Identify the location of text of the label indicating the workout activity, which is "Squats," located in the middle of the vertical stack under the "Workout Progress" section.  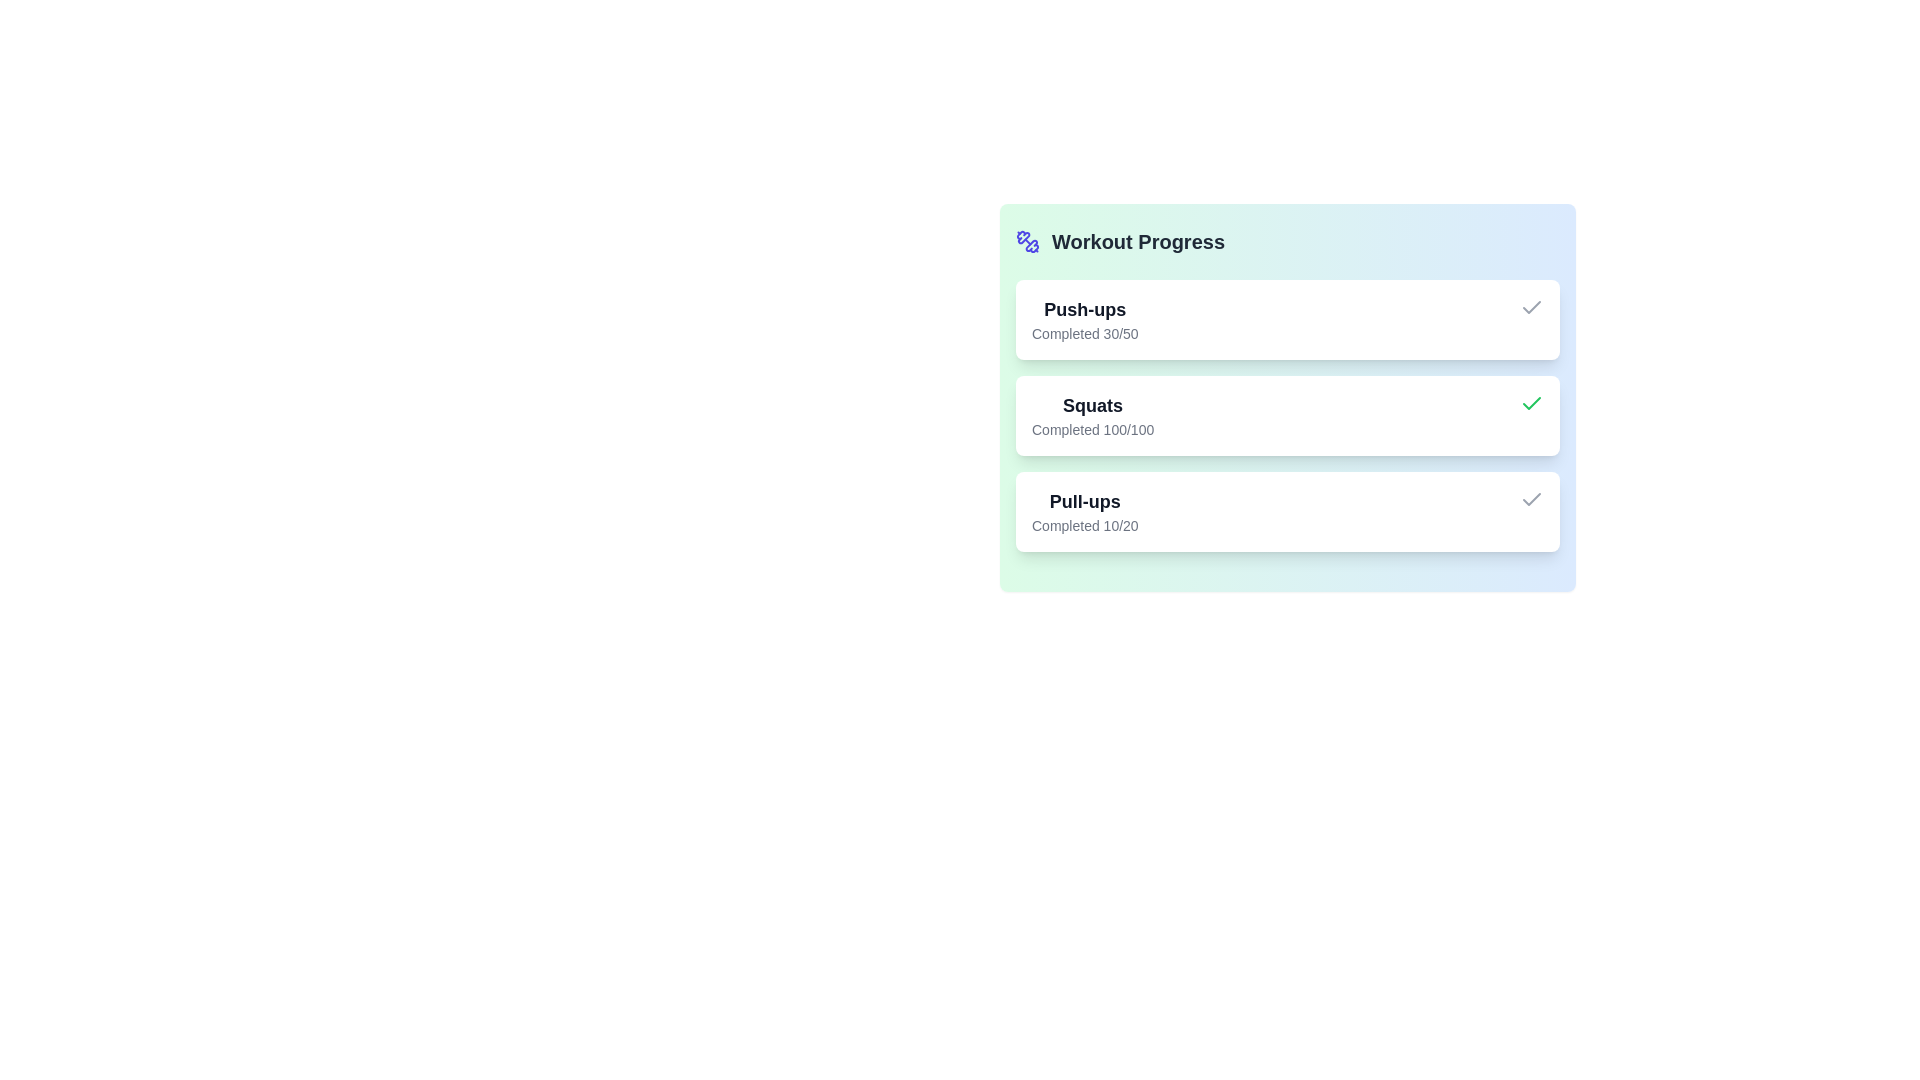
(1092, 405).